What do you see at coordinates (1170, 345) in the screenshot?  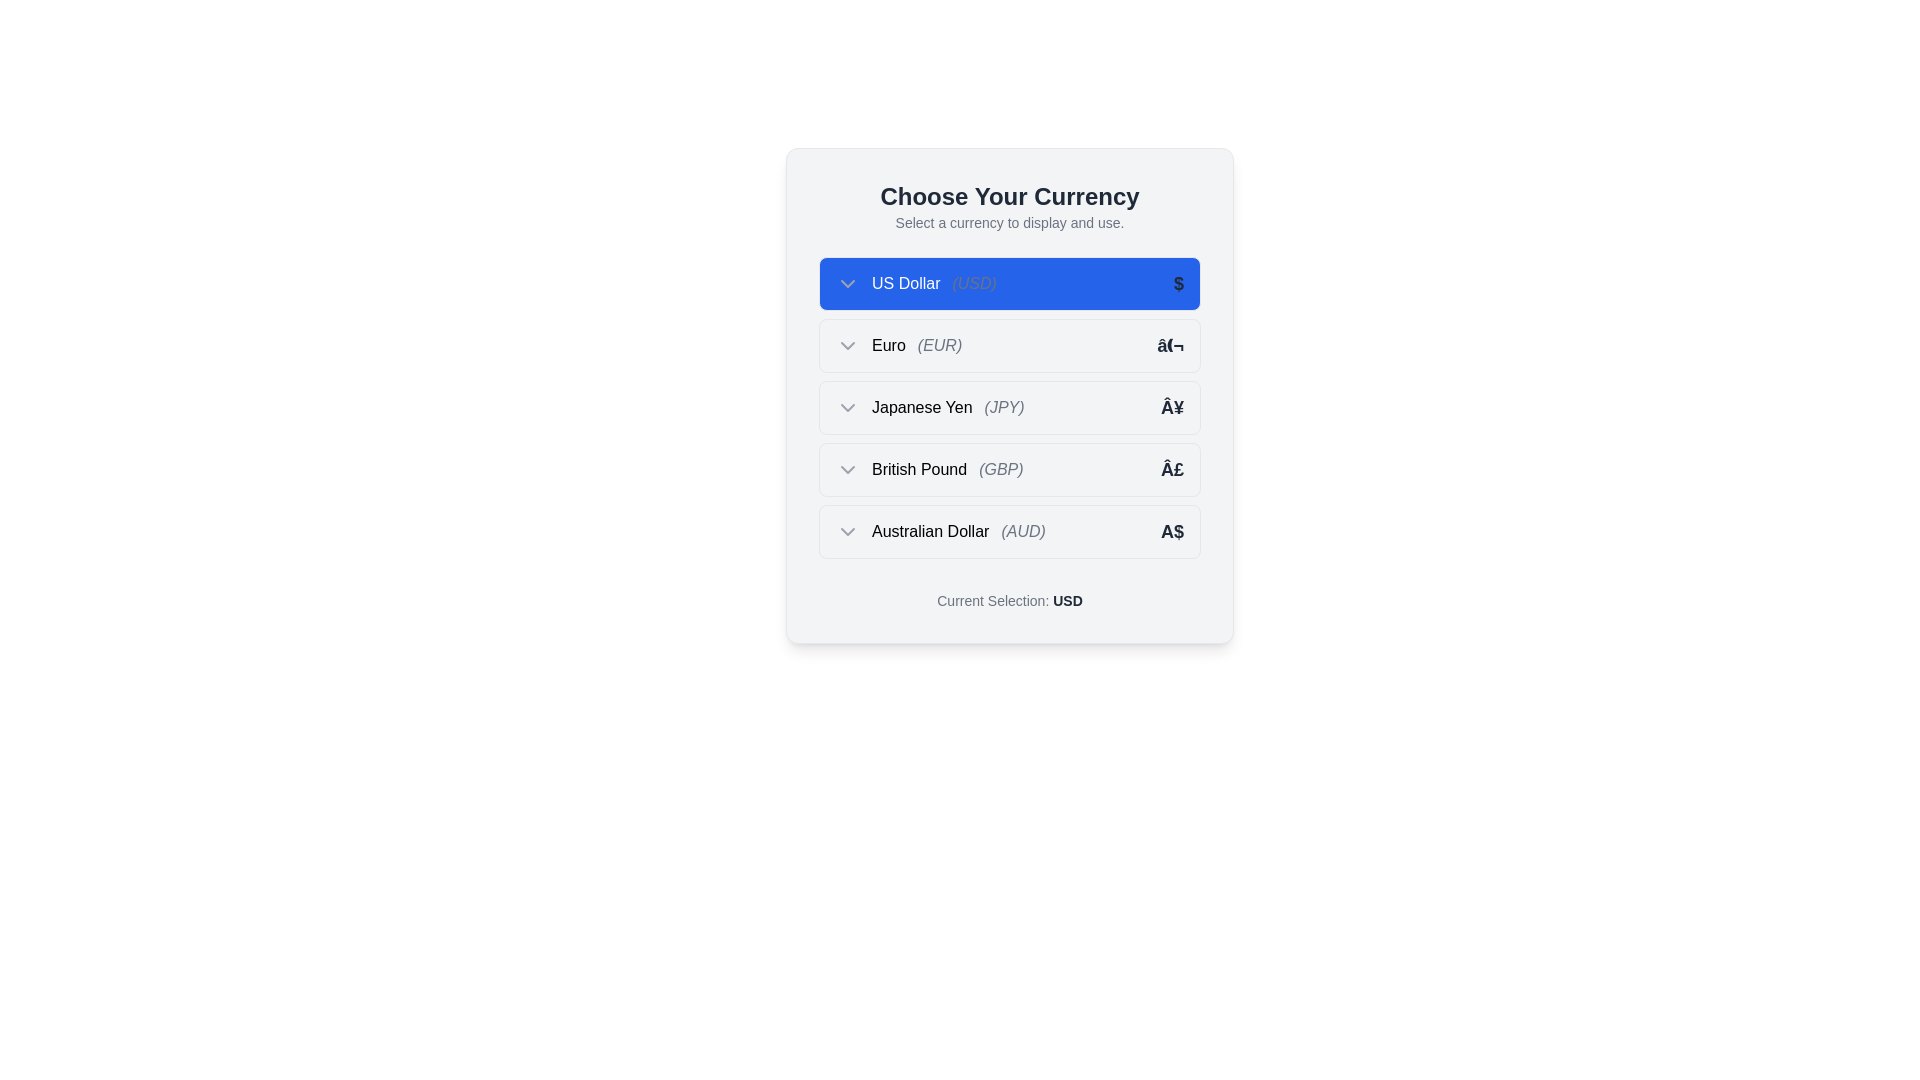 I see `the bold euro symbol ('€') positioned at the far right of the row labeled 'Euro (EUR)' in the currency selector interface` at bounding box center [1170, 345].